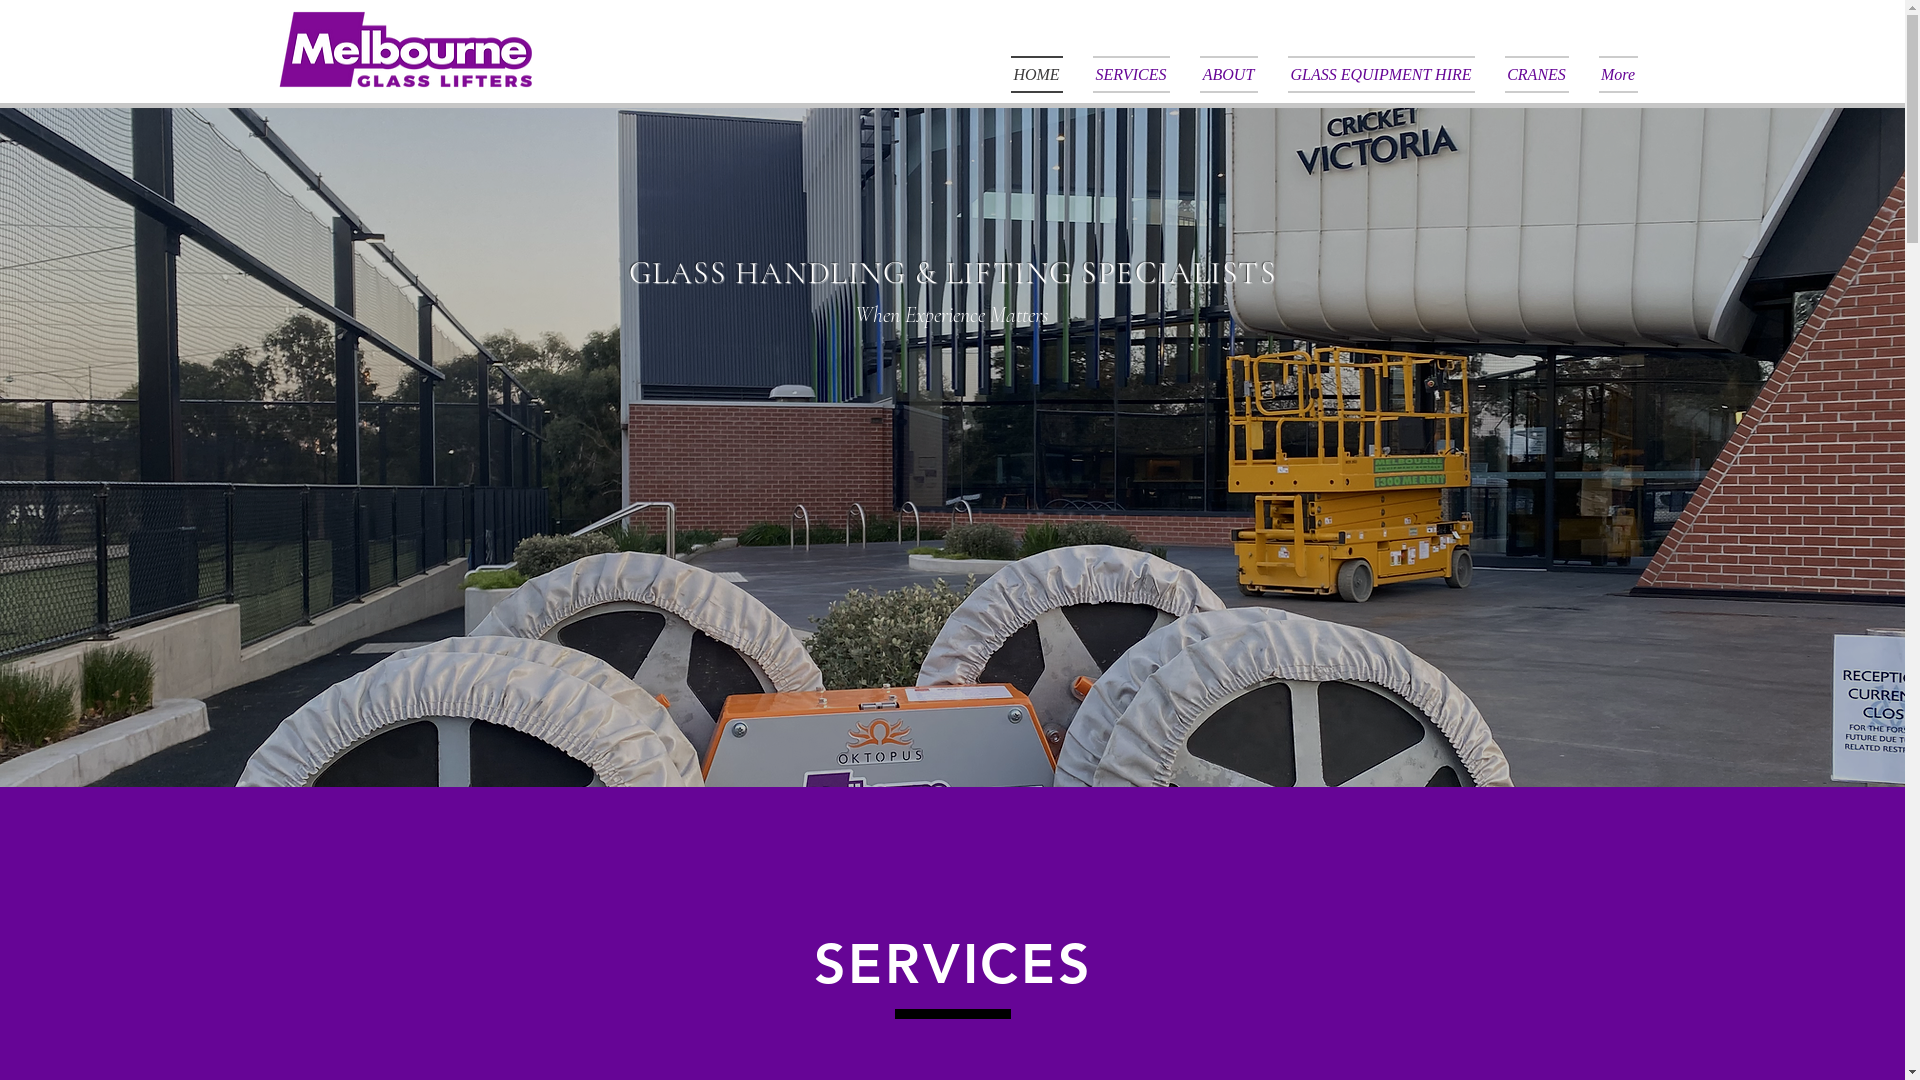 The height and width of the screenshot is (1080, 1920). What do you see at coordinates (1042, 73) in the screenshot?
I see `'HOME'` at bounding box center [1042, 73].